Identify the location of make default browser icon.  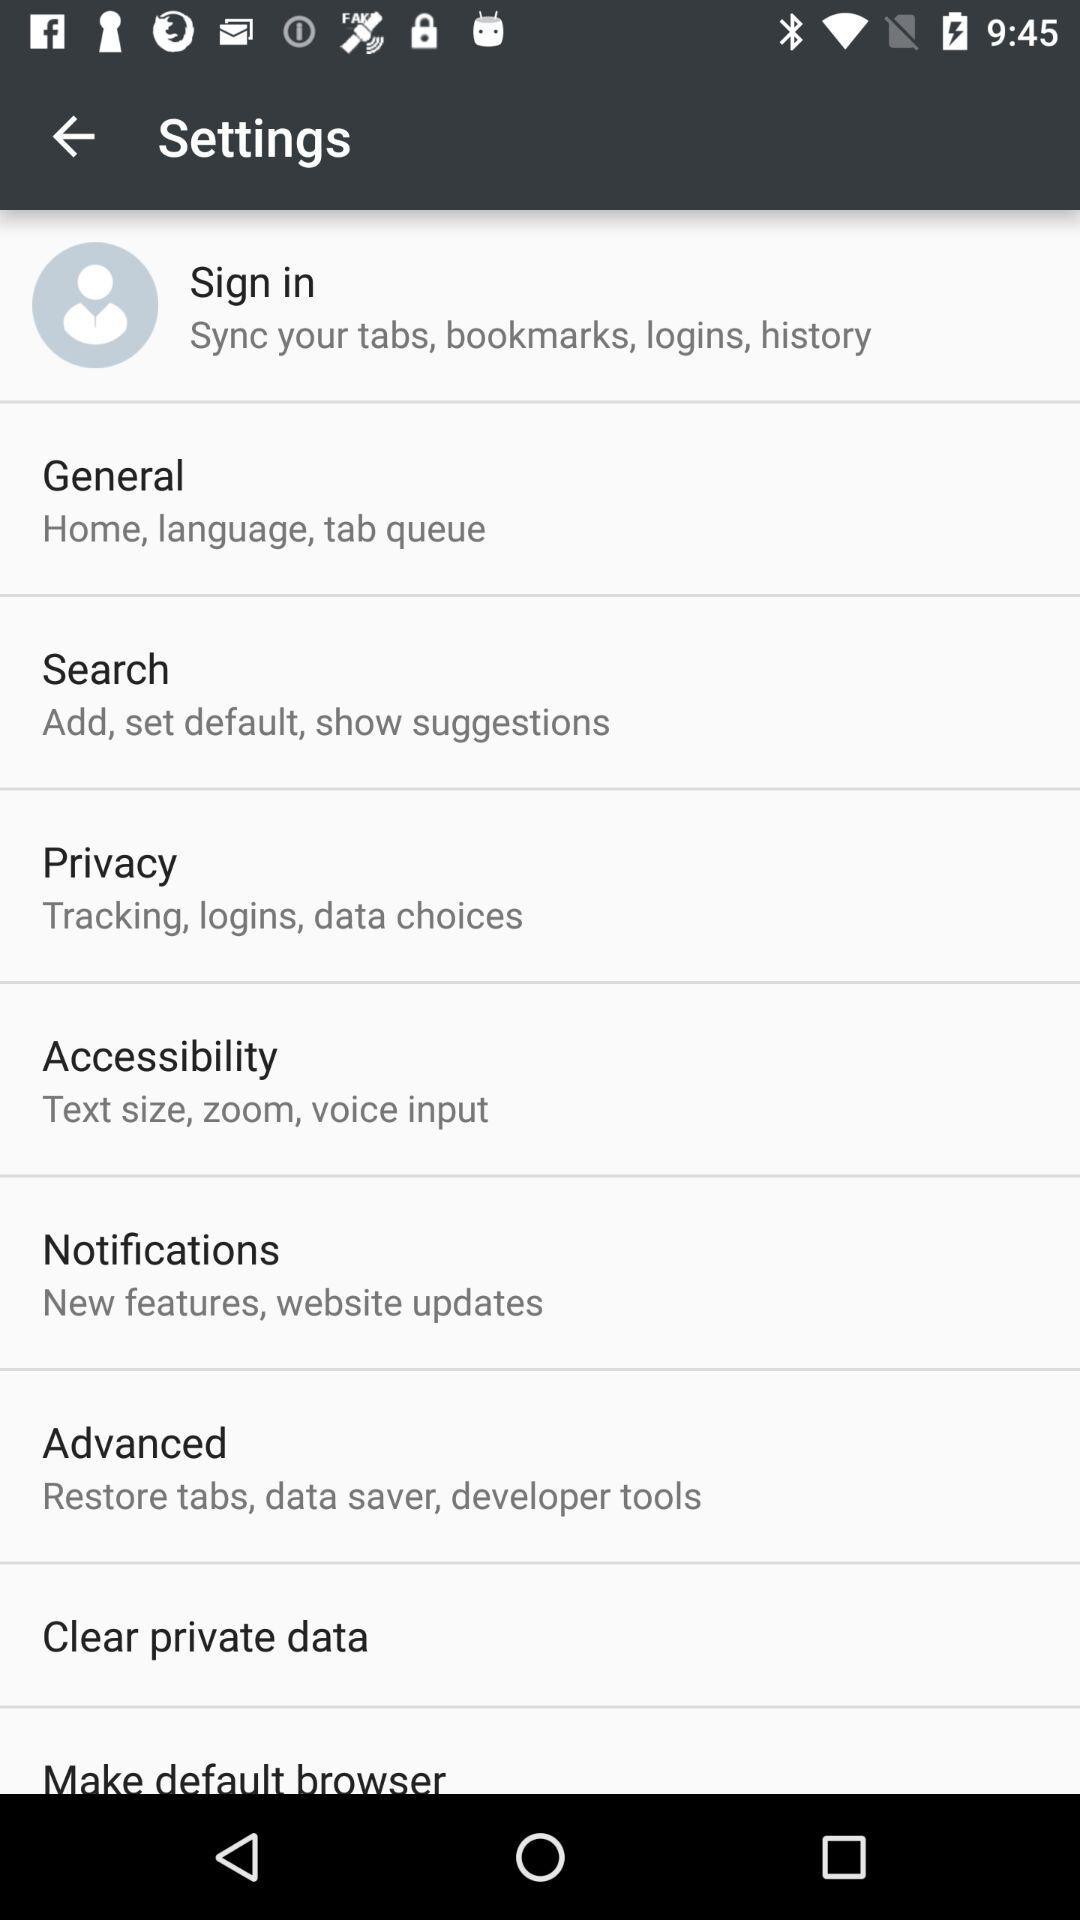
(243, 1772).